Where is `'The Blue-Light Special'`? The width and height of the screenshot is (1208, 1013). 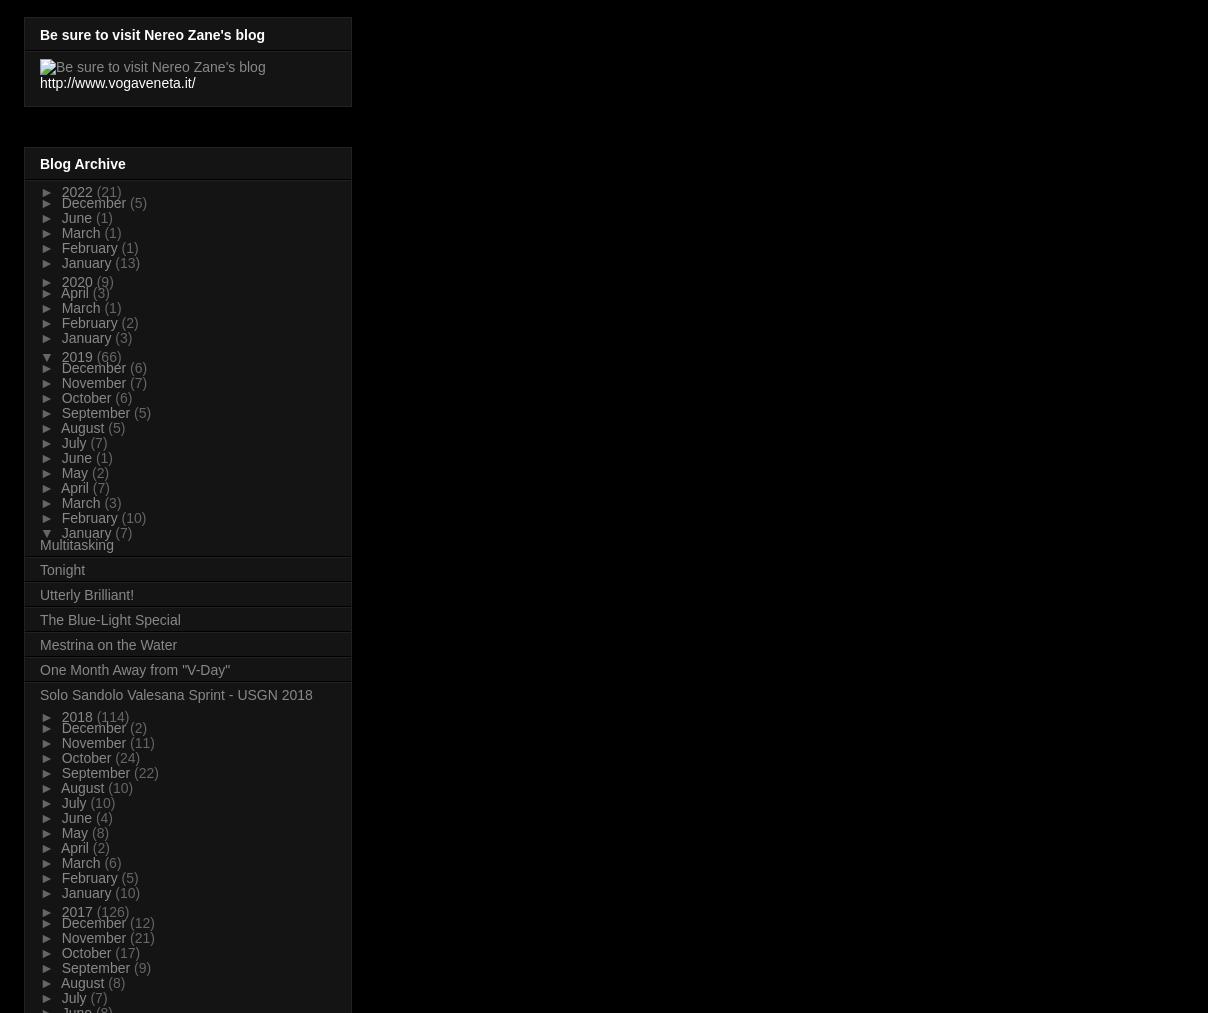
'The Blue-Light Special' is located at coordinates (109, 618).